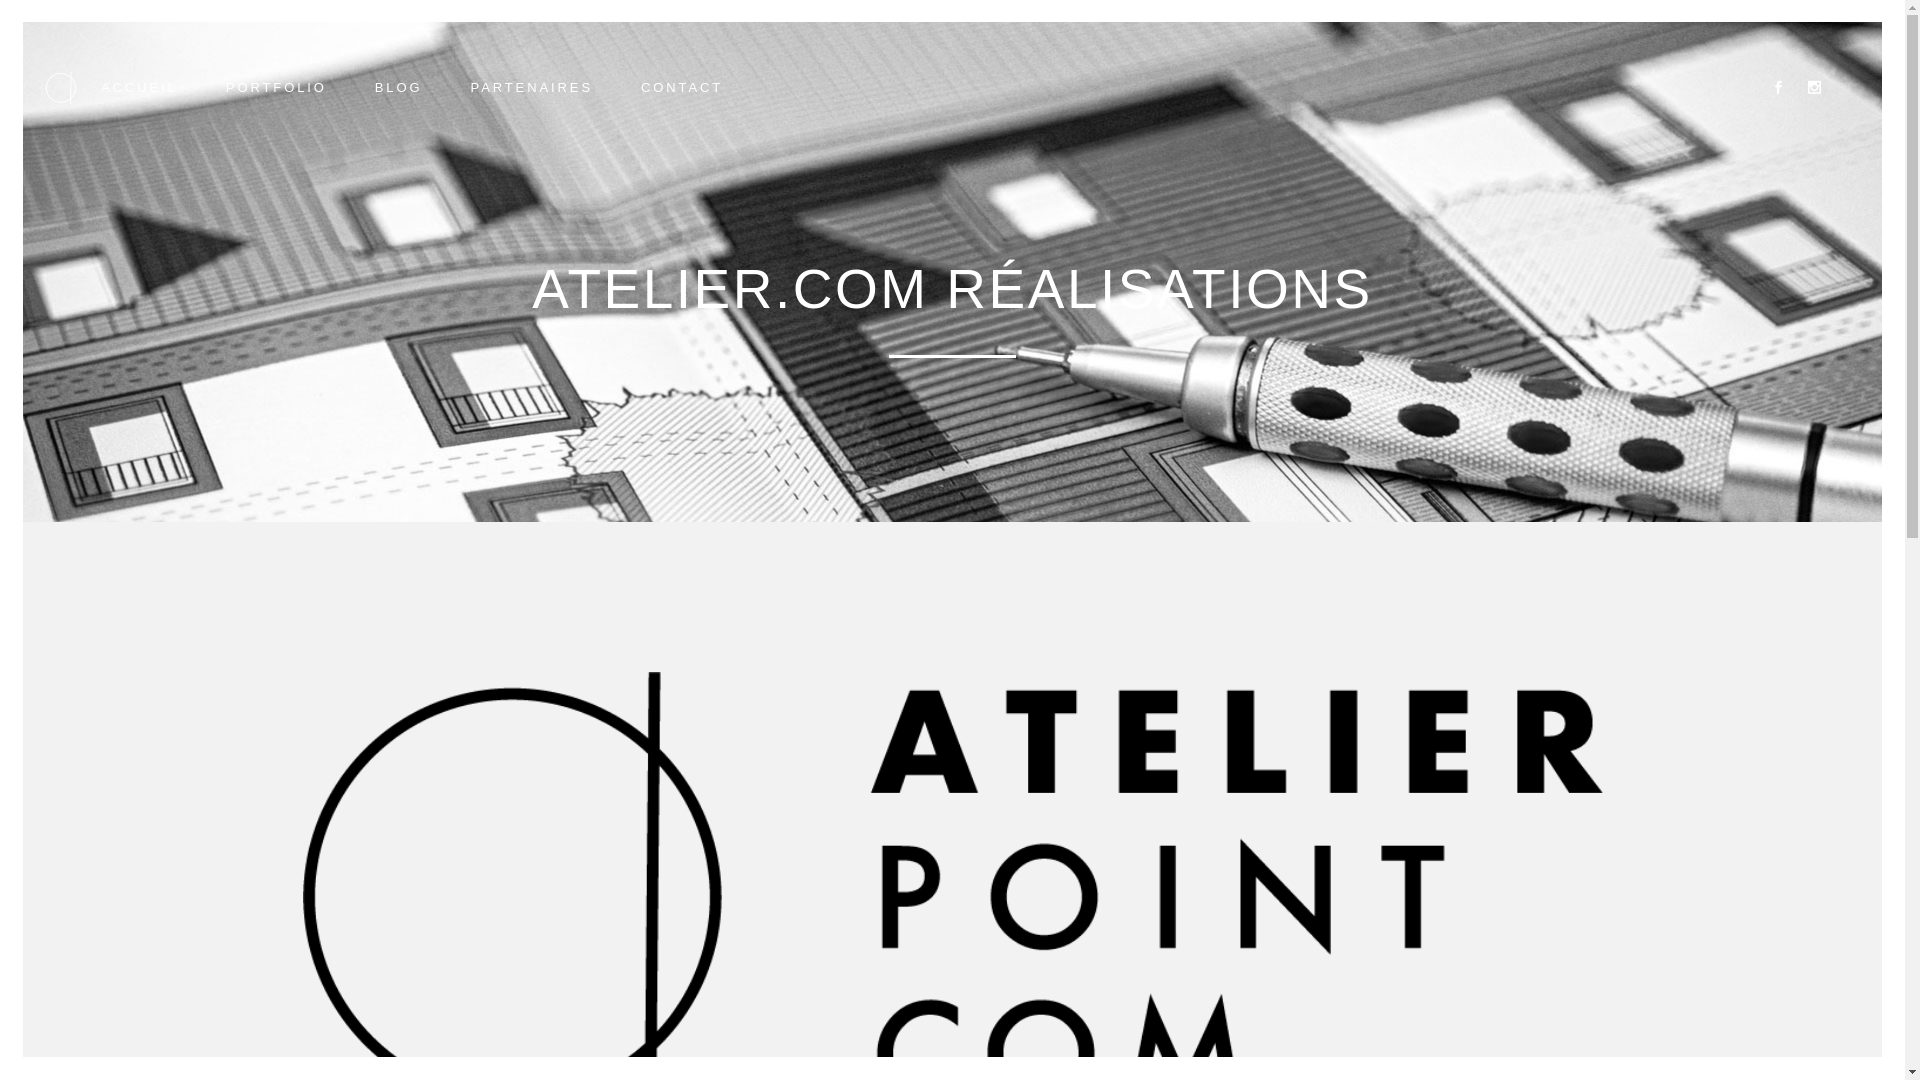 This screenshot has height=1080, width=1920. I want to click on 'ACCUEIL', so click(76, 87).